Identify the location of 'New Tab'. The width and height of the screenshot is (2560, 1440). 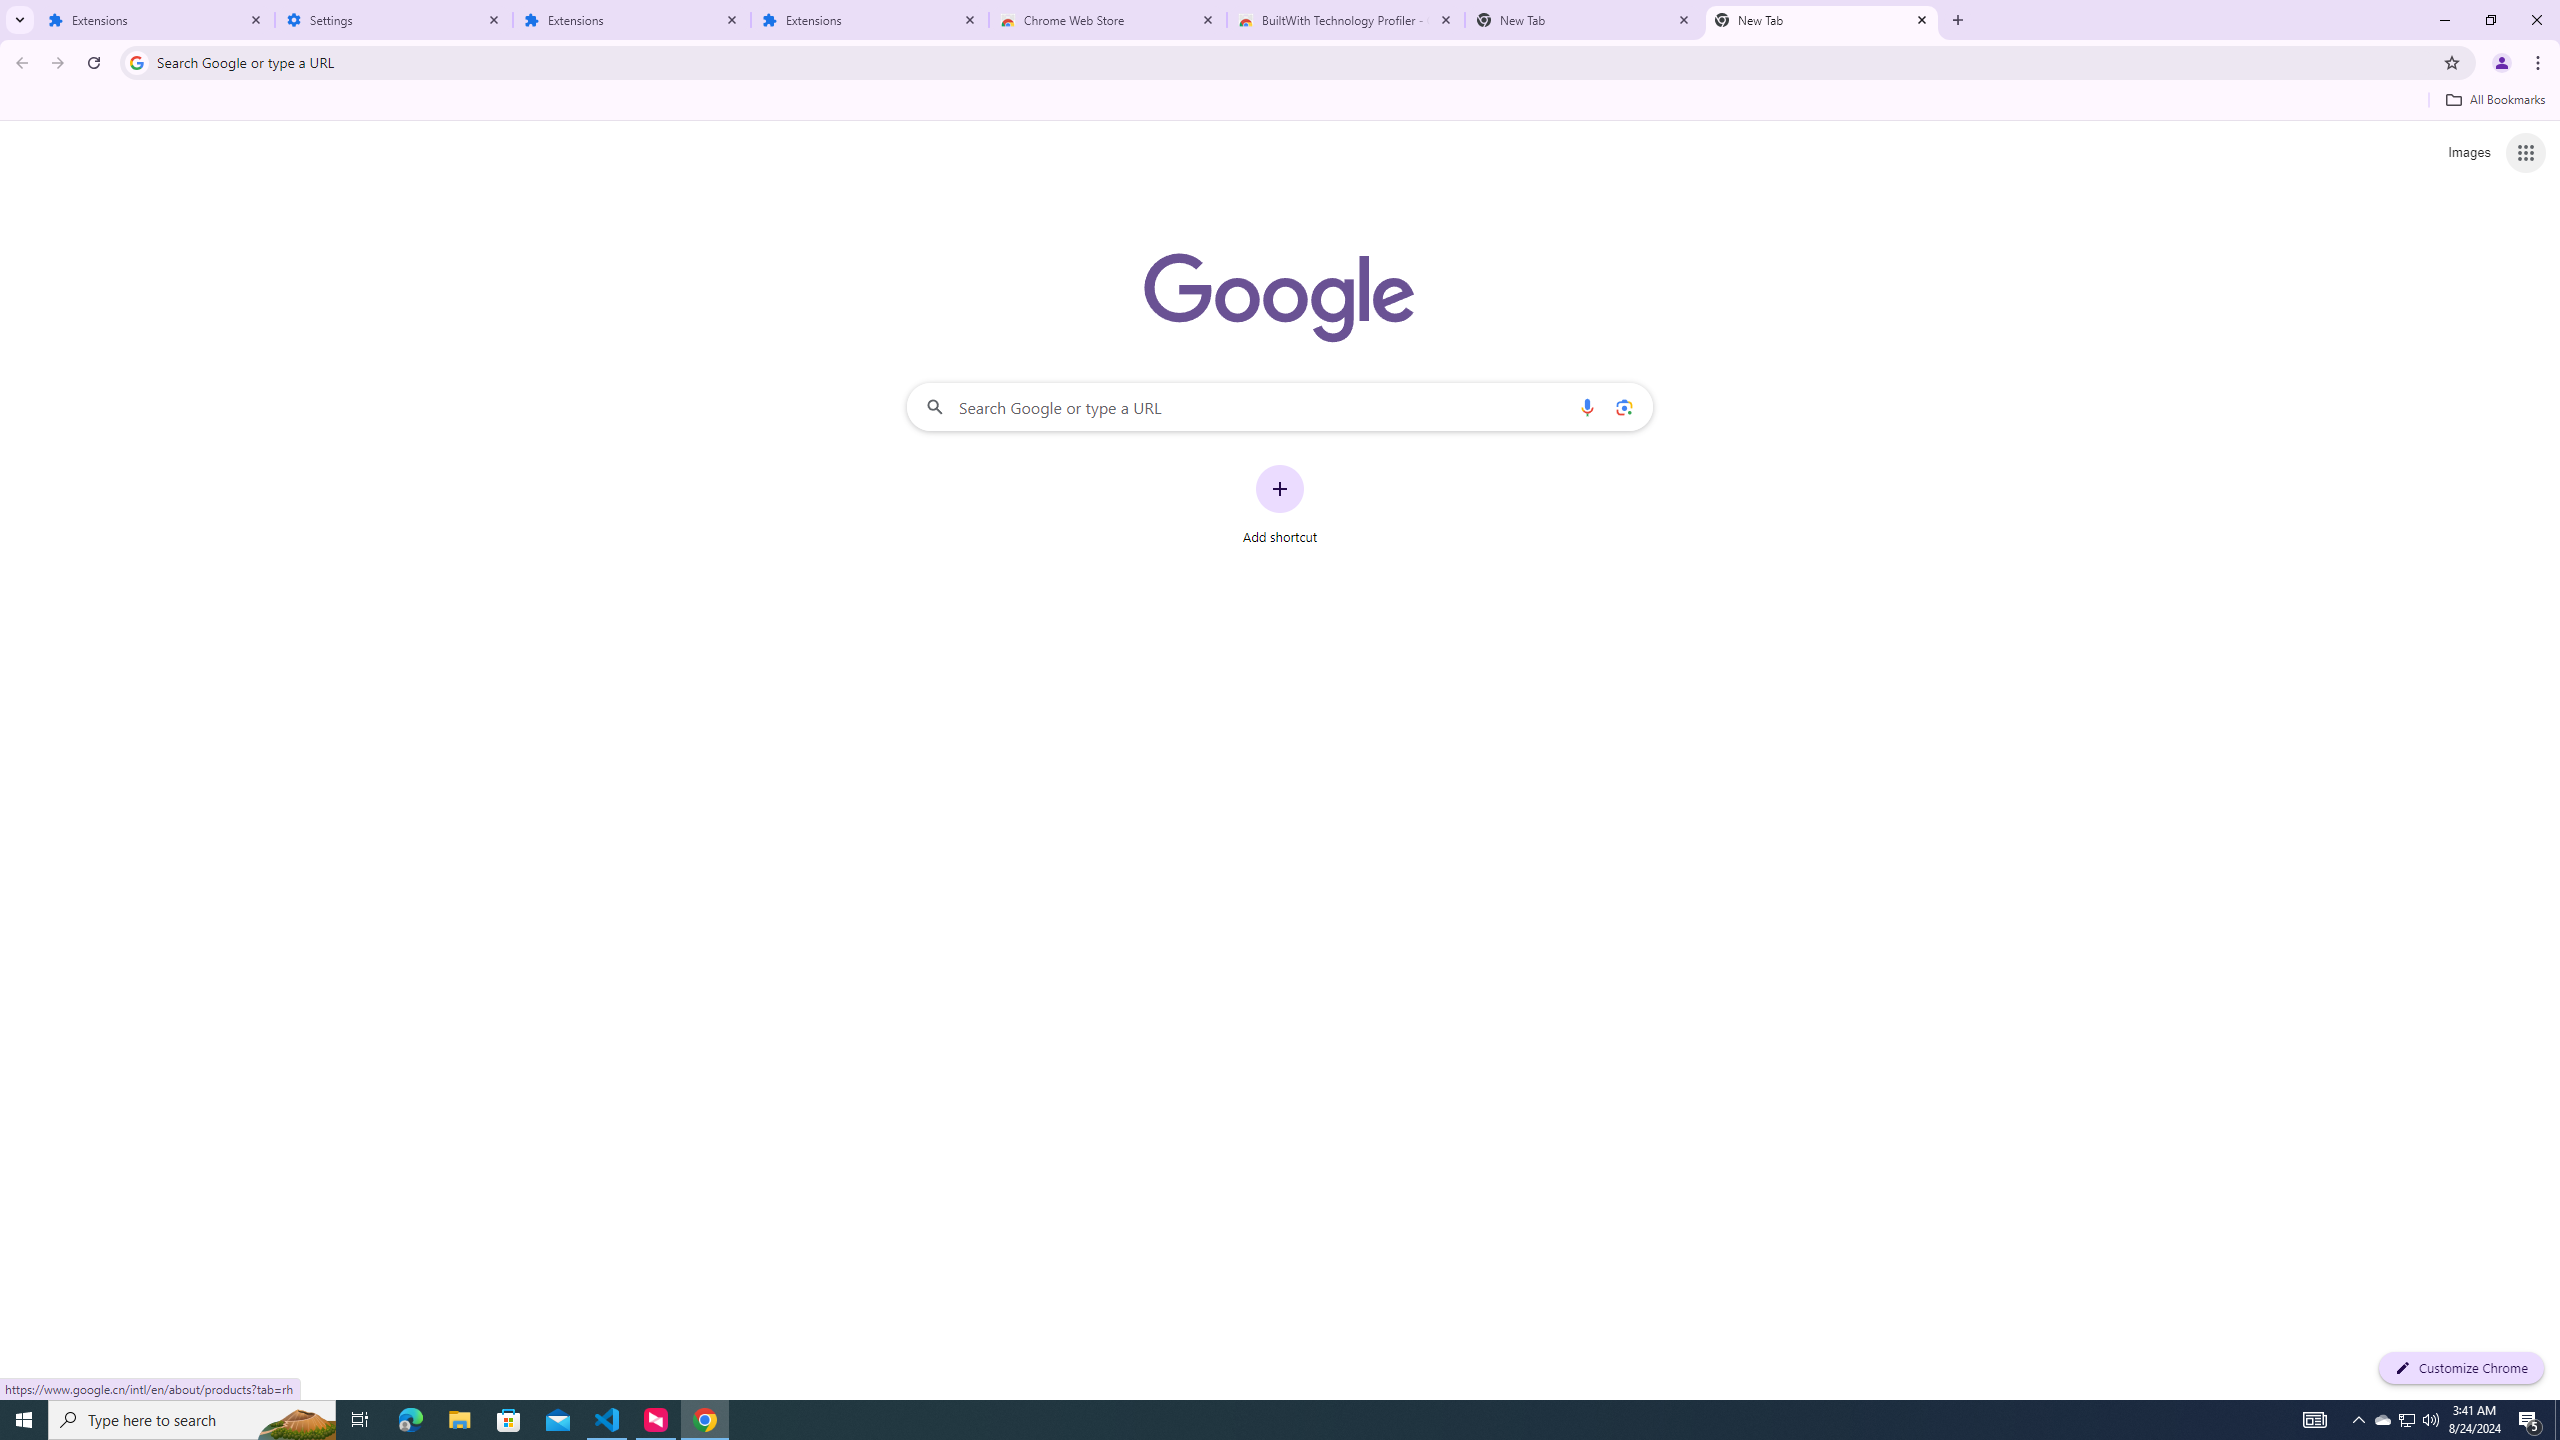
(1822, 19).